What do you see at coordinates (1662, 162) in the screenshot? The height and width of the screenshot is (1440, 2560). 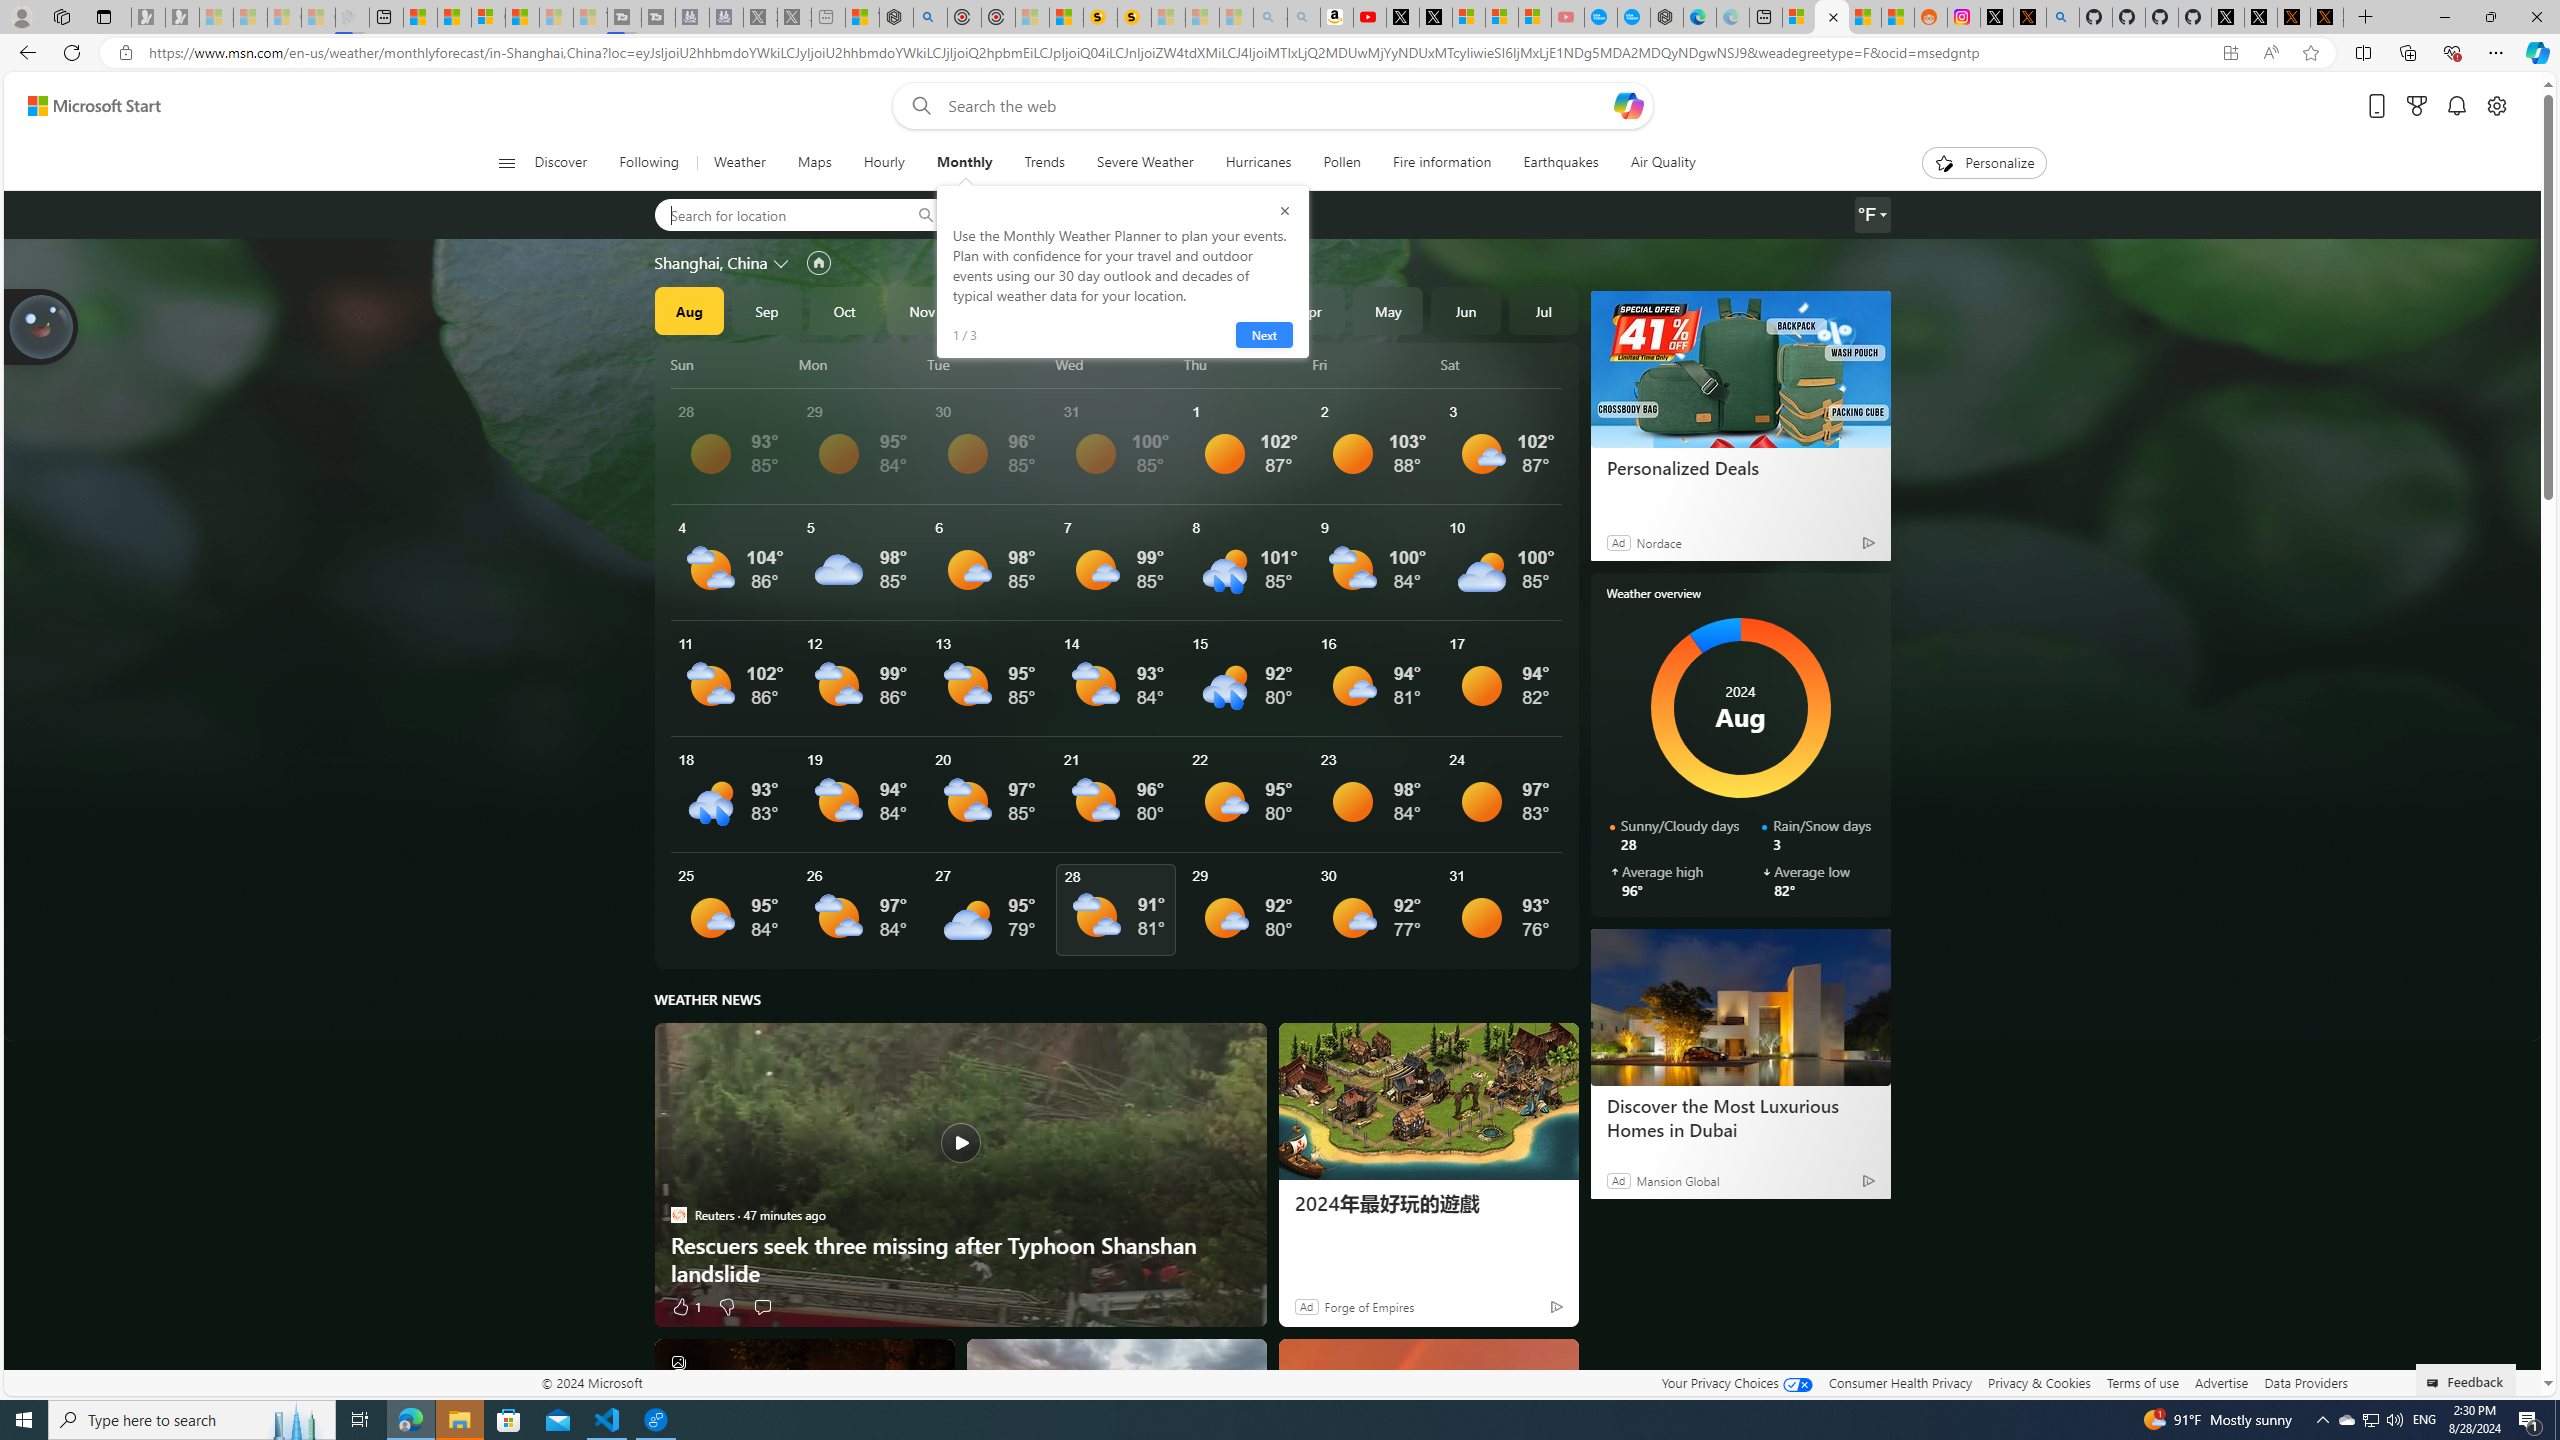 I see `'Air Quality'` at bounding box center [1662, 162].